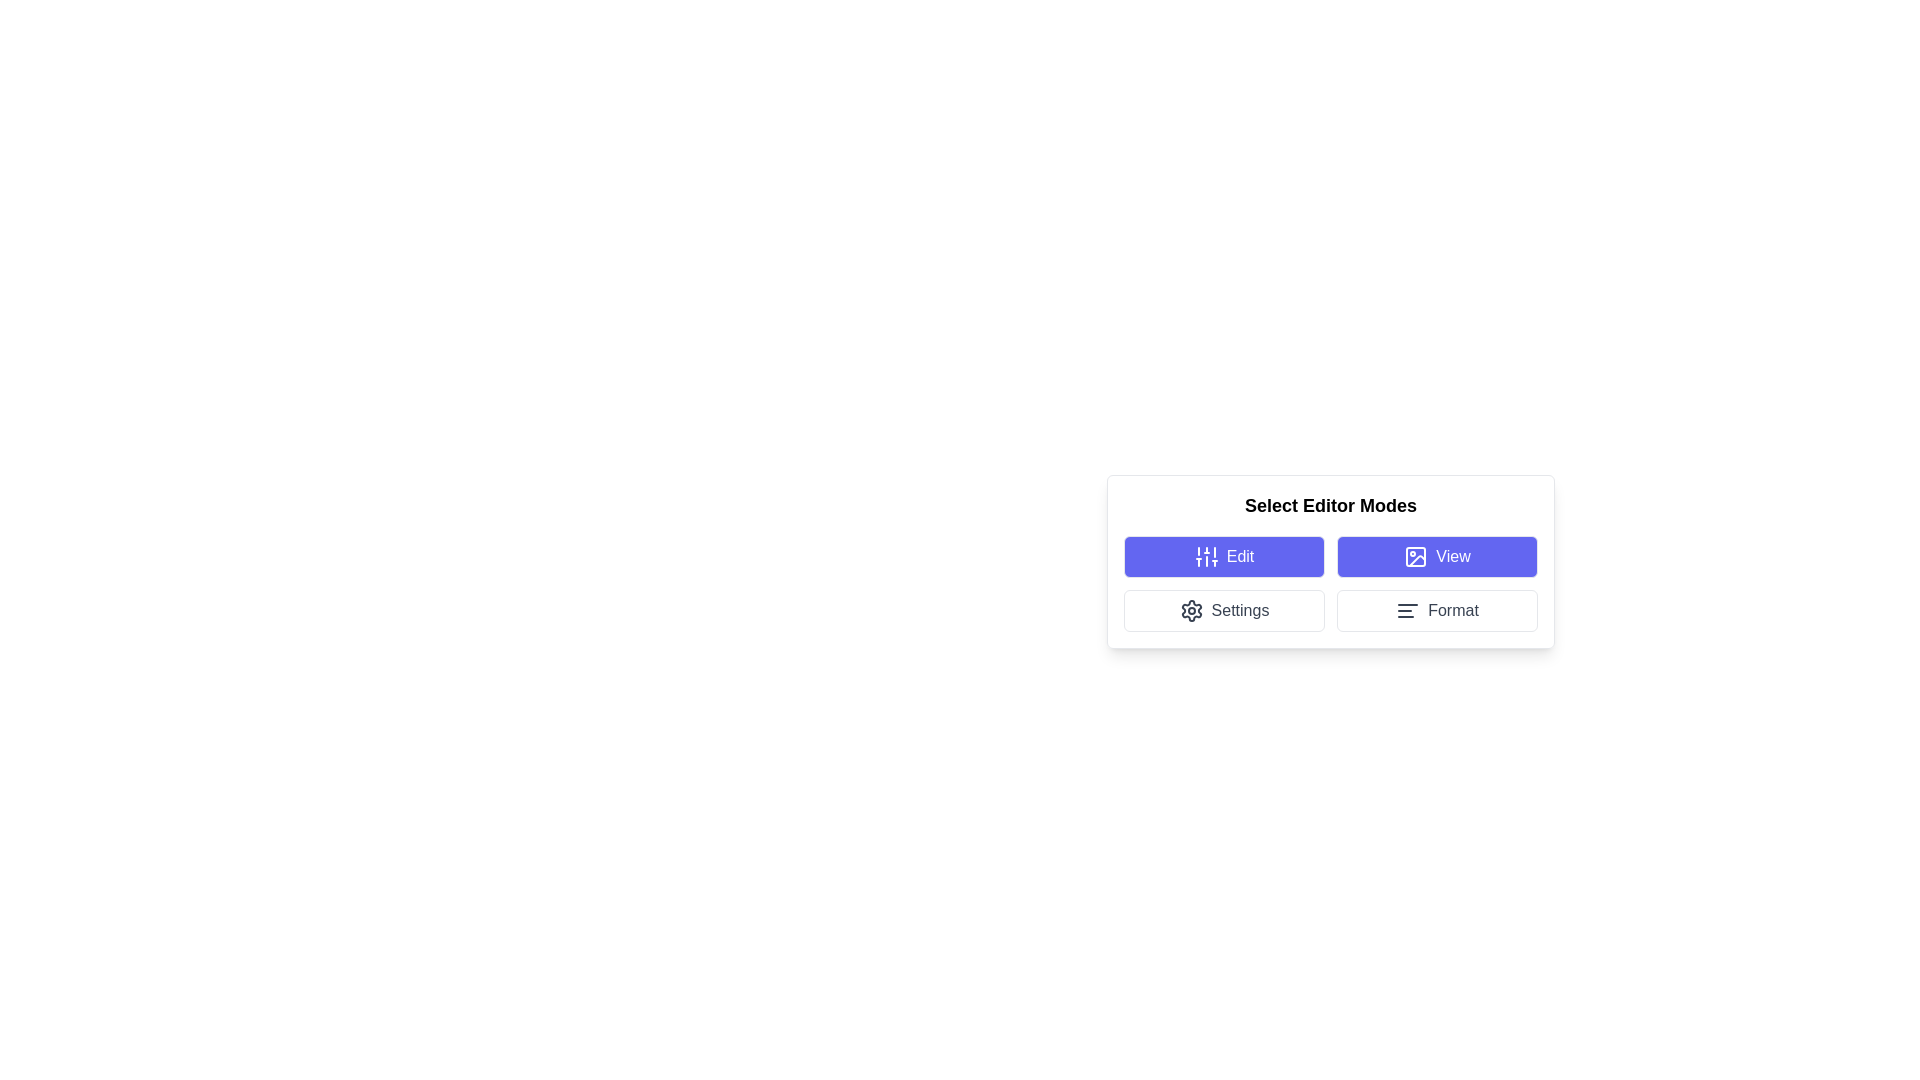 The image size is (1920, 1080). I want to click on the blue 'Edit' button associated with the text label indicating that selecting this button will enable the user to enter or modify editor settings, so click(1238, 556).